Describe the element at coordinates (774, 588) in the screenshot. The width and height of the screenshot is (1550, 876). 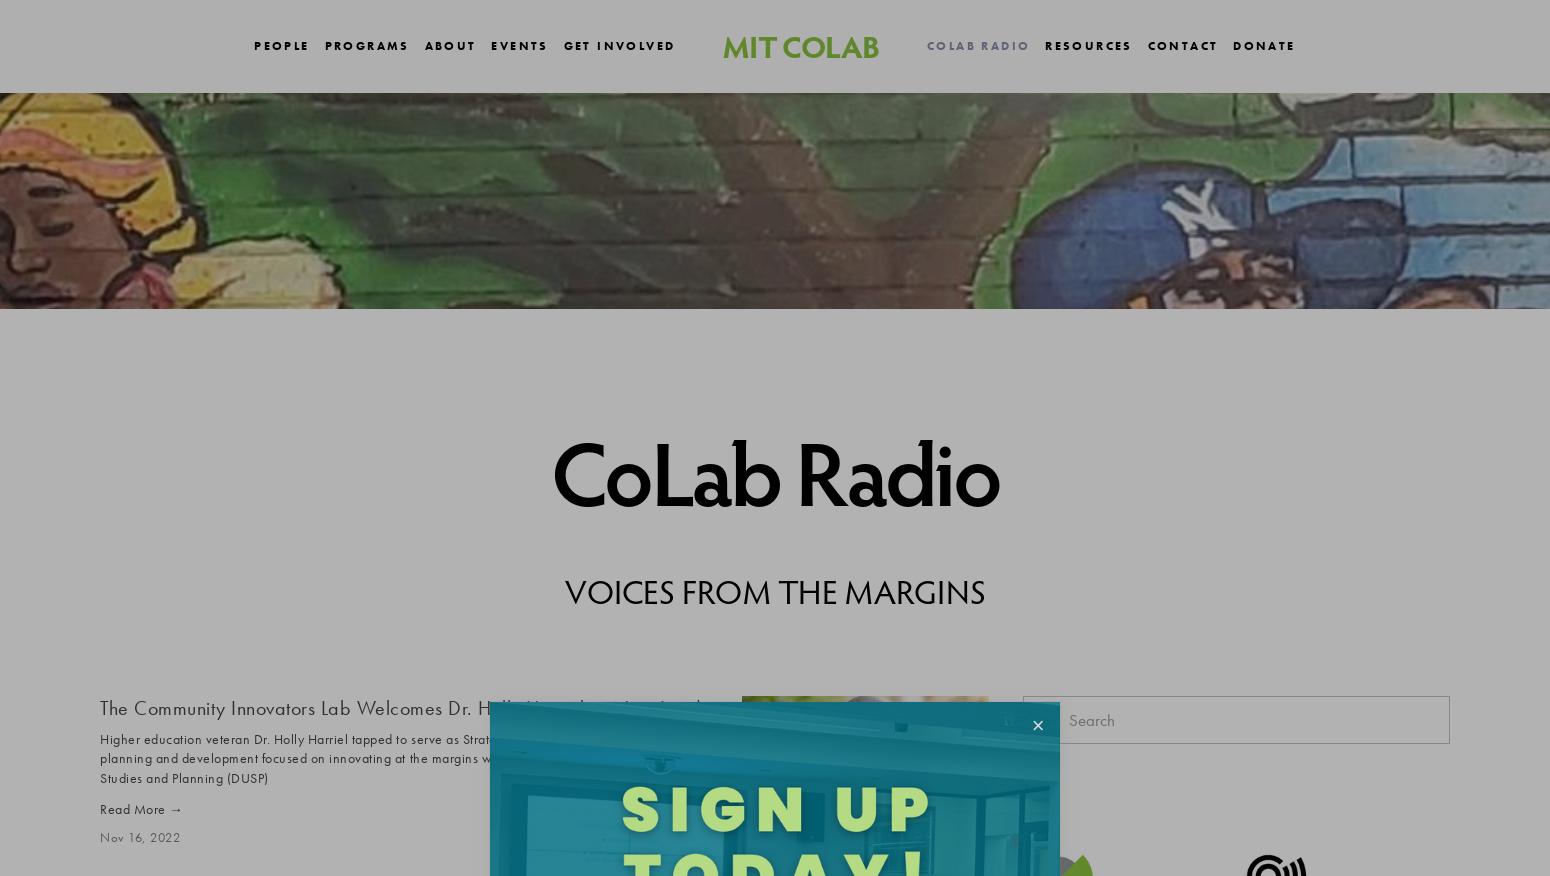
I see `'VOICES FROM THE MARGINS'` at that location.